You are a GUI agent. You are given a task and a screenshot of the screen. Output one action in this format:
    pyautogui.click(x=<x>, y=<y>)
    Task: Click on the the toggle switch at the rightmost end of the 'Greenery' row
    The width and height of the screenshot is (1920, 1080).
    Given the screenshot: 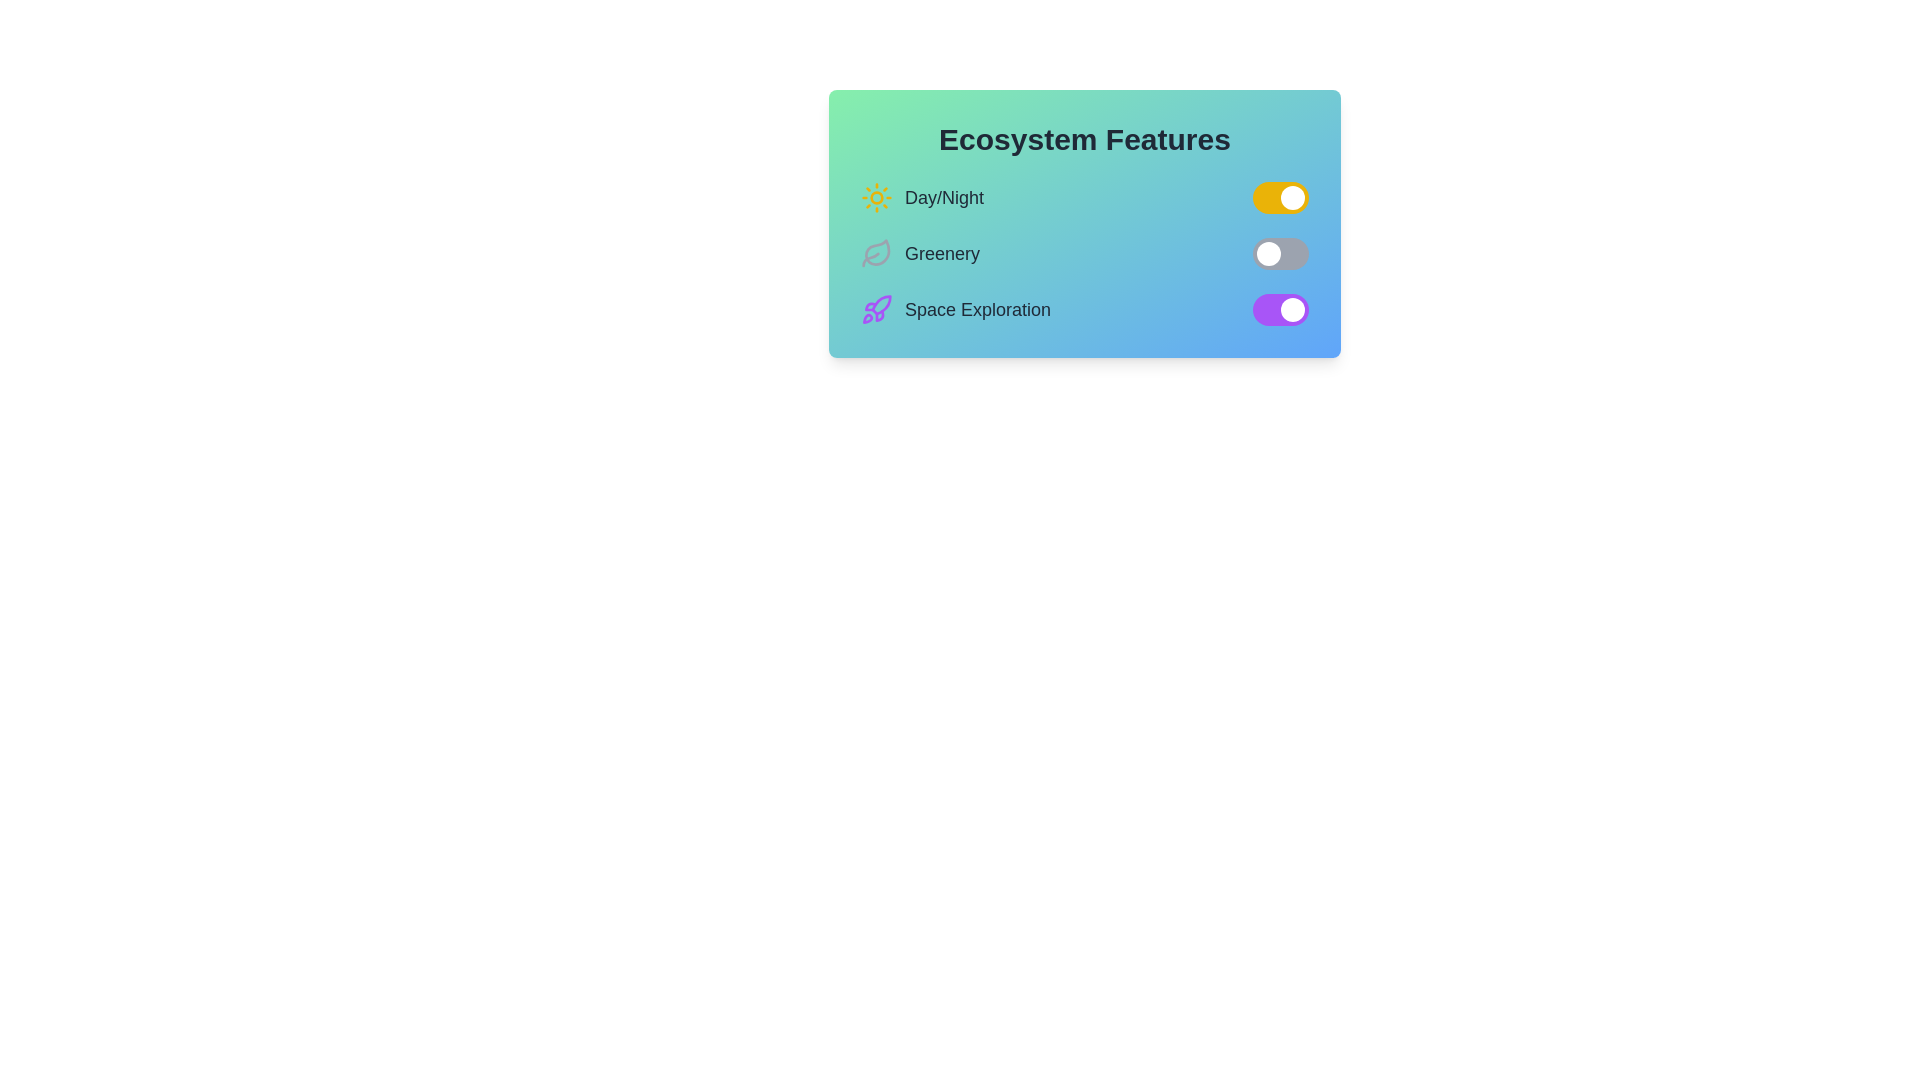 What is the action you would take?
    pyautogui.click(x=1281, y=253)
    